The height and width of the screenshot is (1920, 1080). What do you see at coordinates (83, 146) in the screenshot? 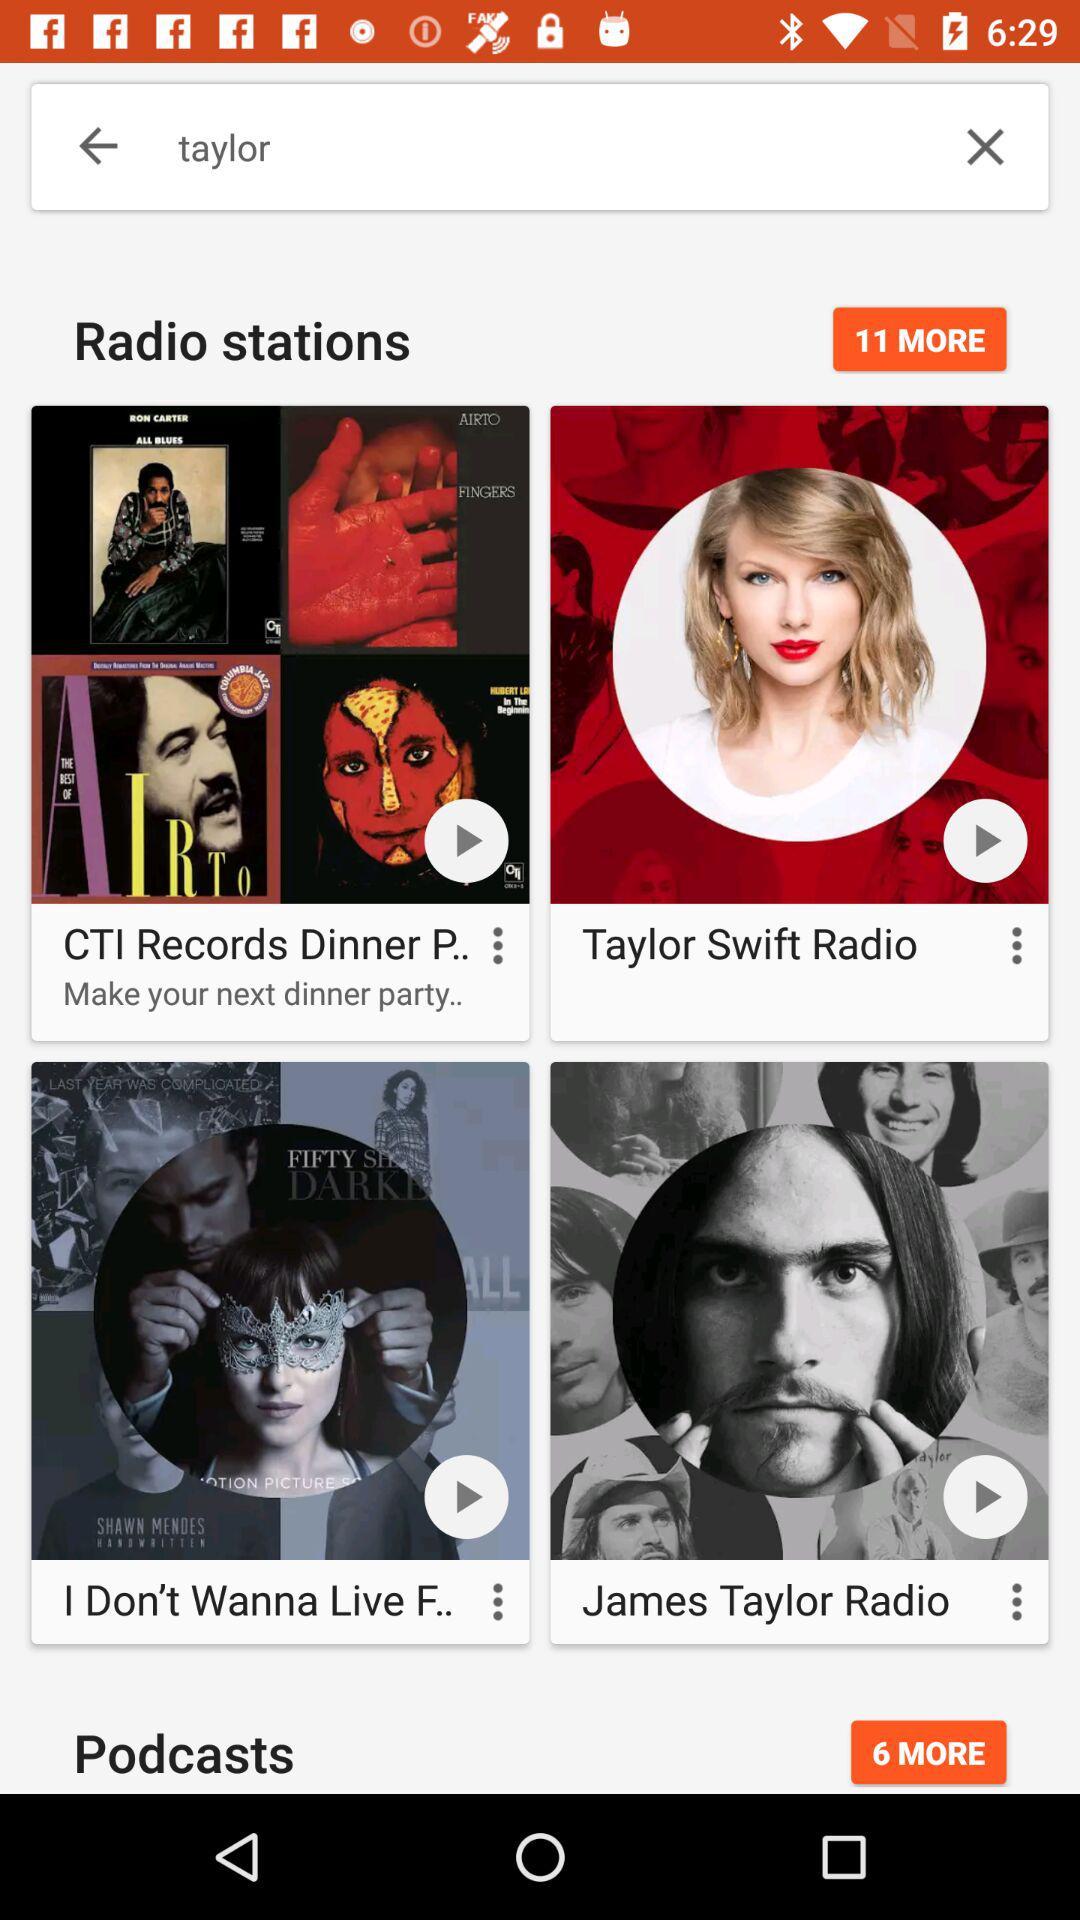
I see `the icon next to the taylor icon` at bounding box center [83, 146].